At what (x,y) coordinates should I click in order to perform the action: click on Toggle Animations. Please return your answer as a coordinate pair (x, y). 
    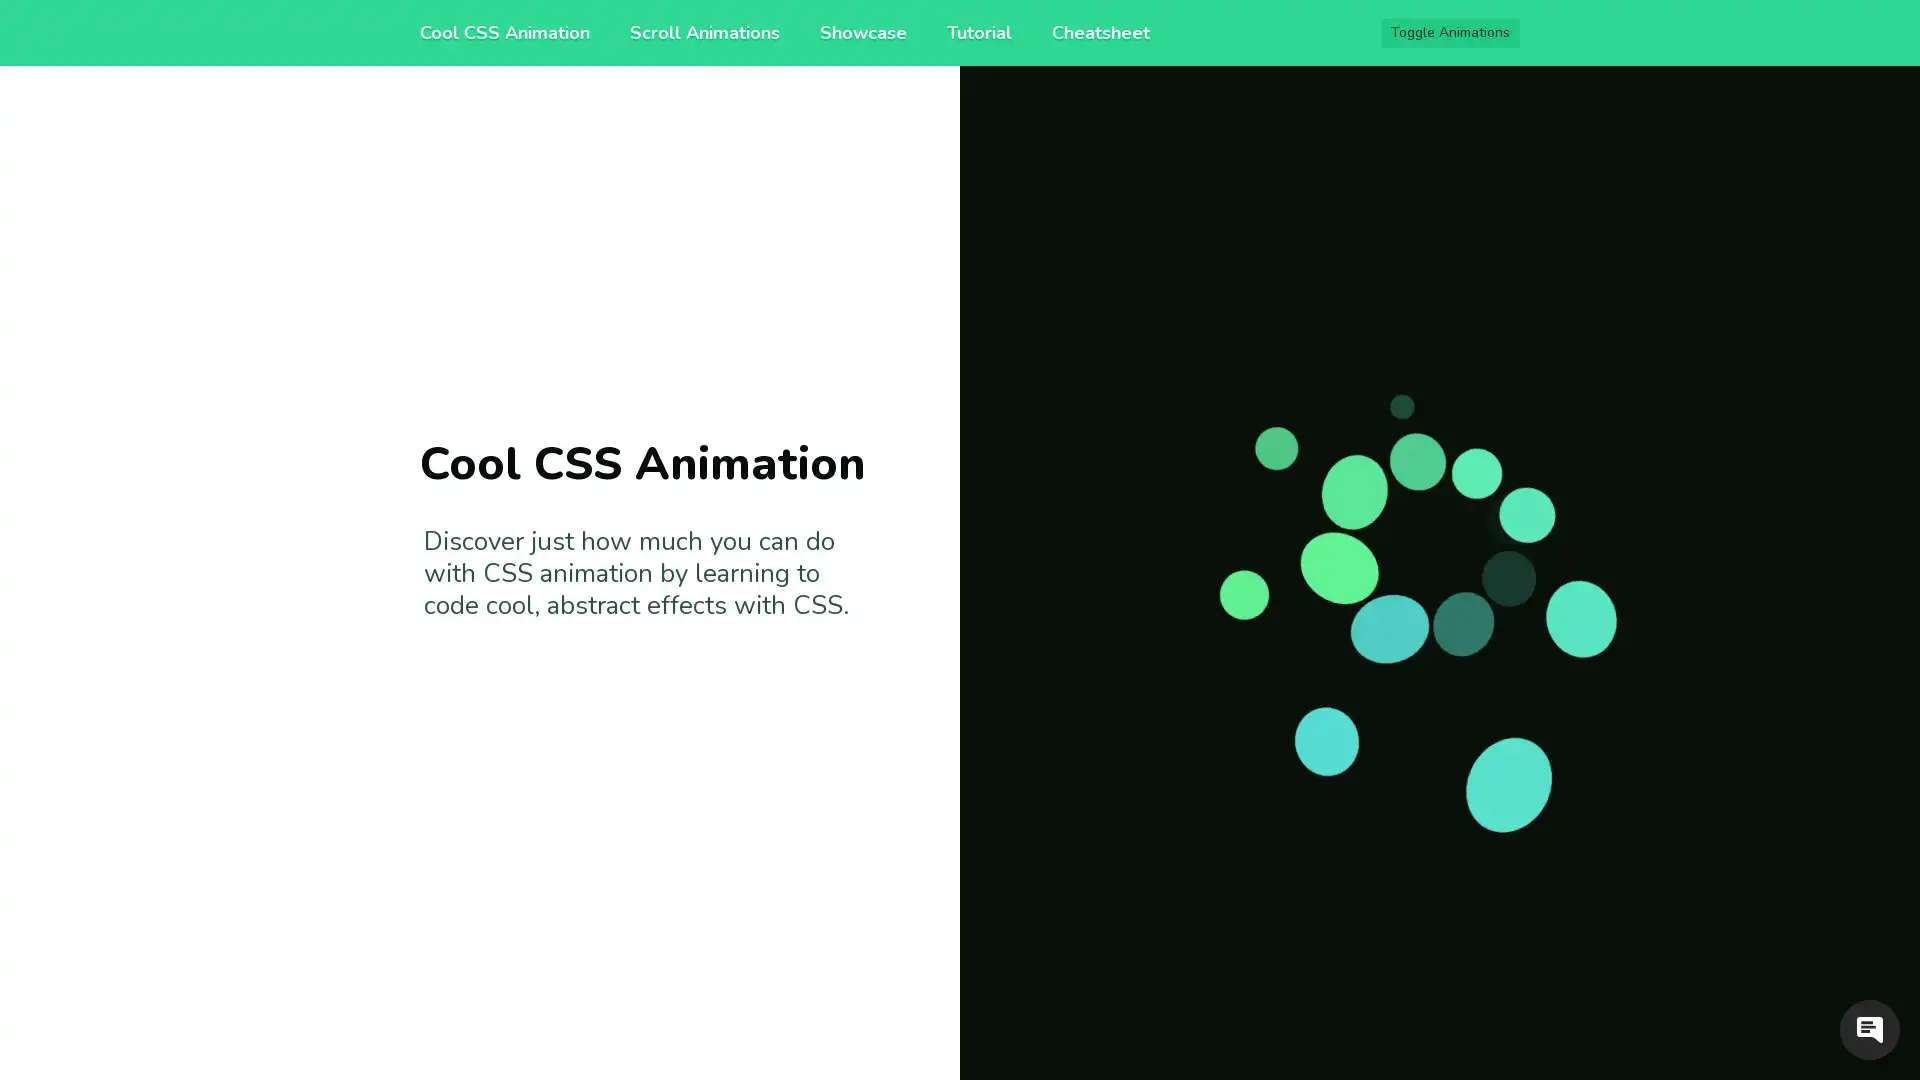
    Looking at the image, I should click on (1450, 33).